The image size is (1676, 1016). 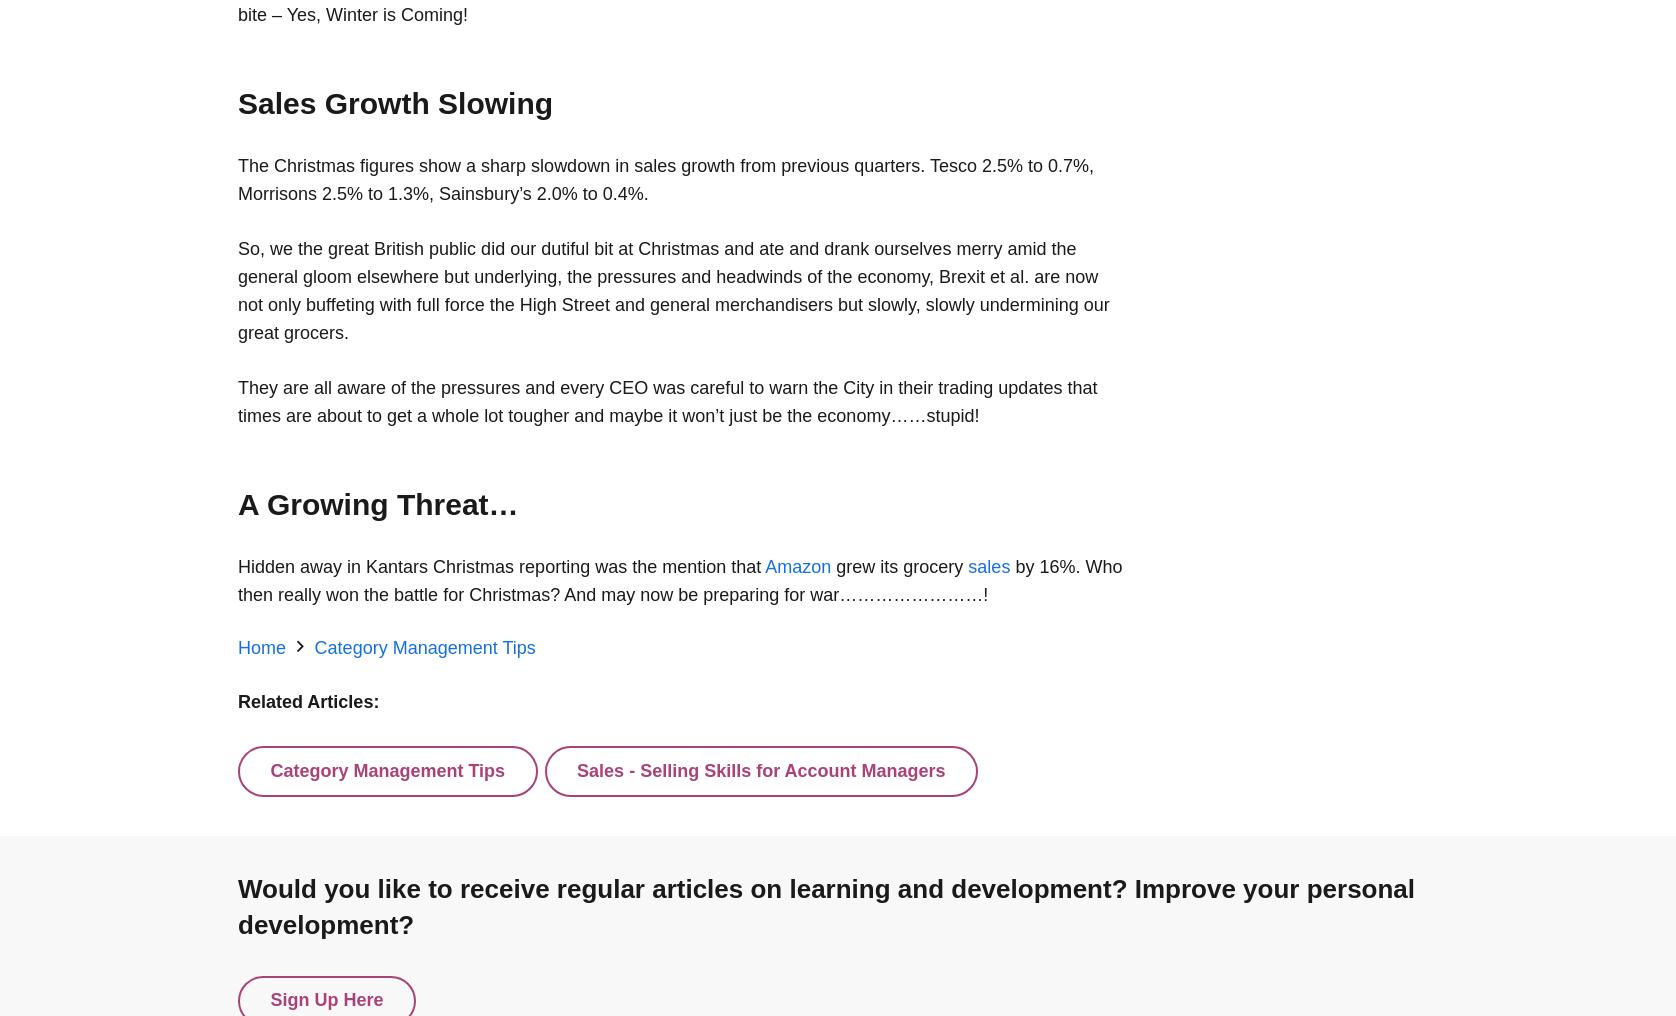 What do you see at coordinates (796, 565) in the screenshot?
I see `'Amazon'` at bounding box center [796, 565].